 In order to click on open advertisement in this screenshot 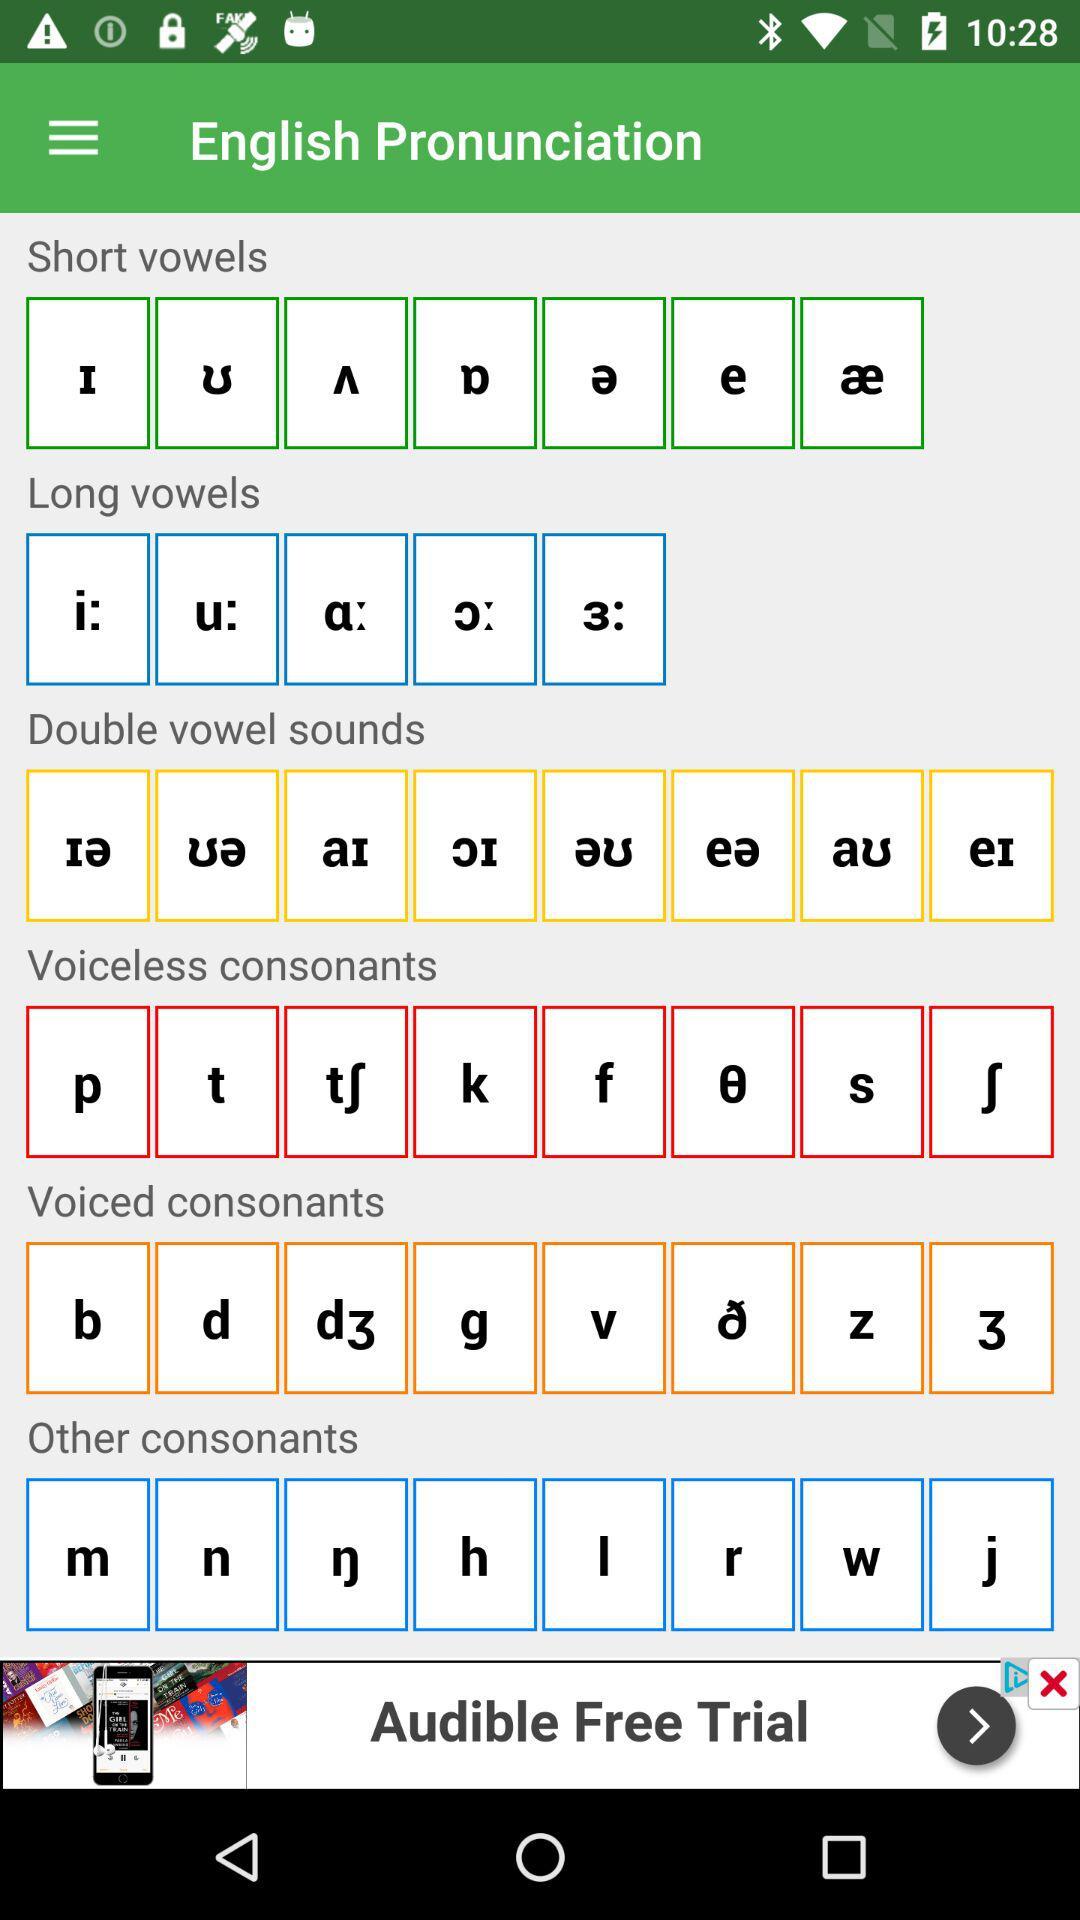, I will do `click(540, 1722)`.